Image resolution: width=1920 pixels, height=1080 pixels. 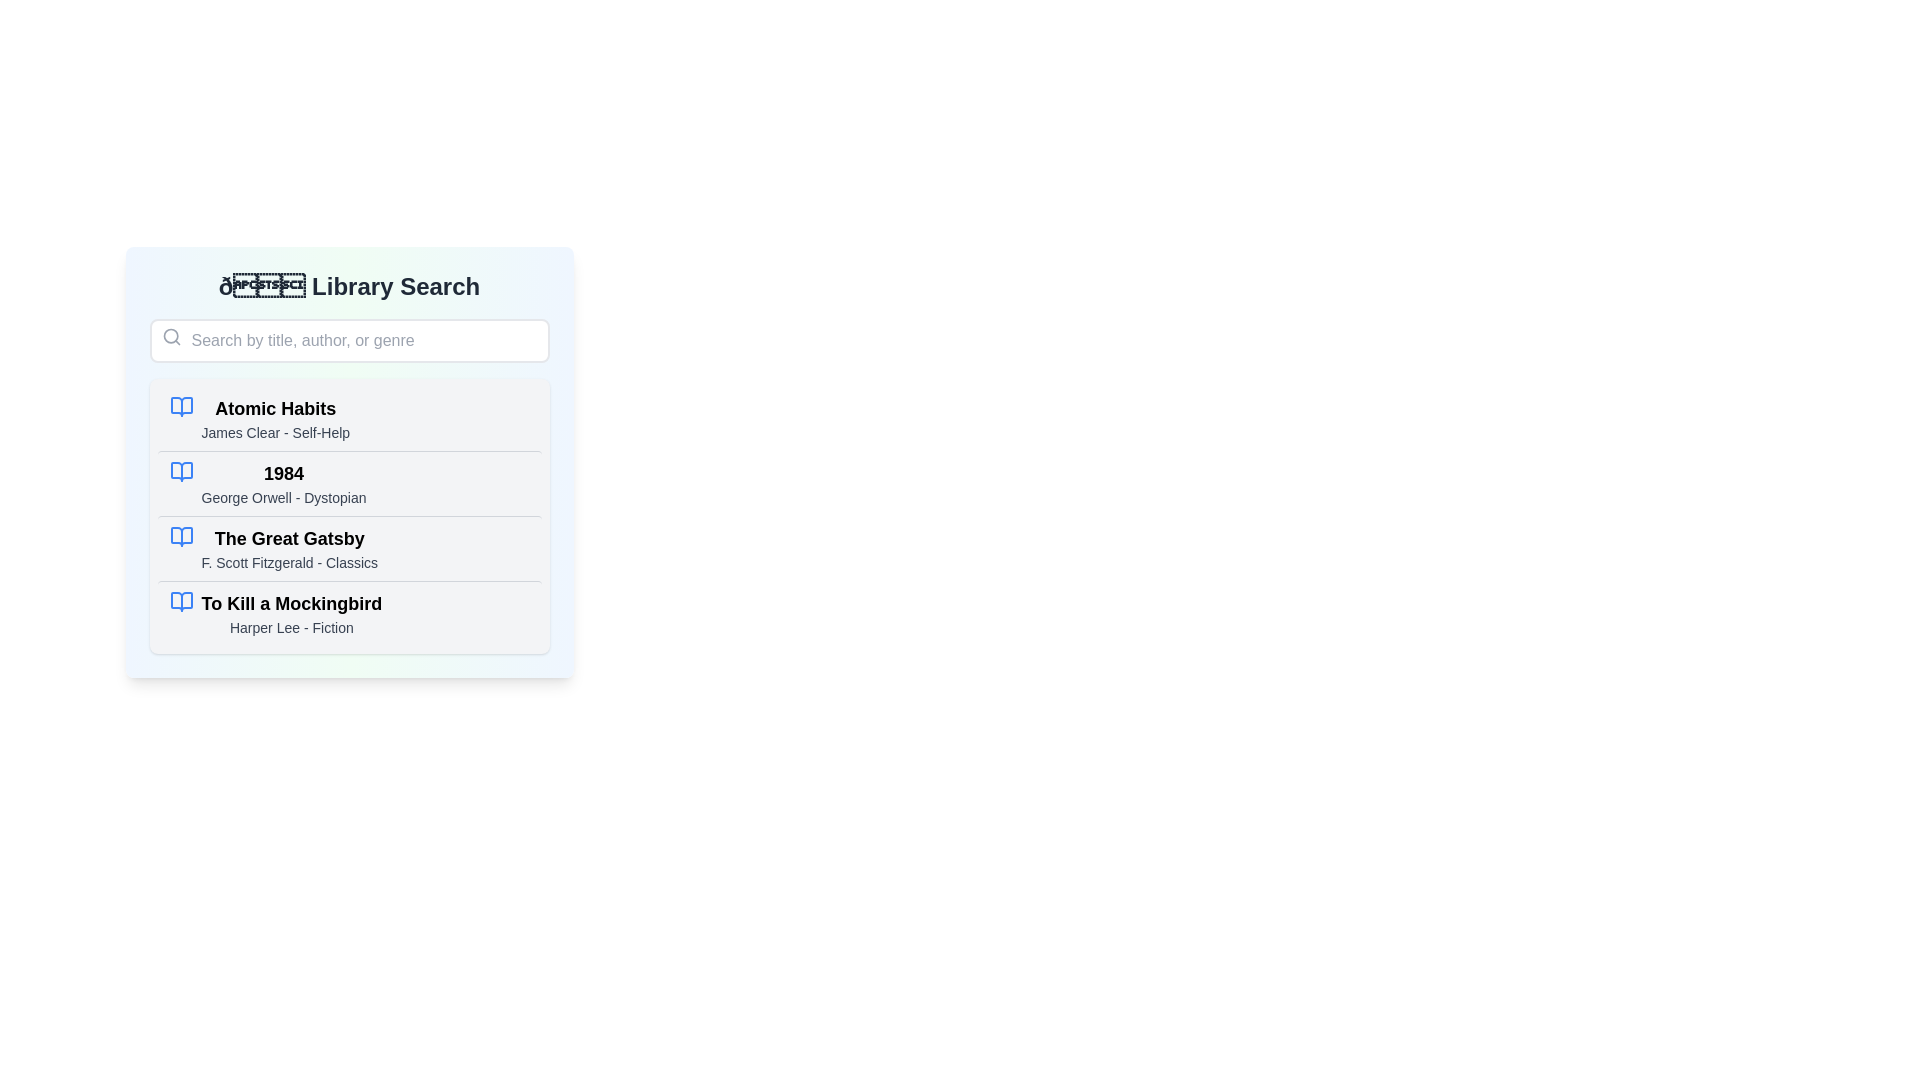 What do you see at coordinates (274, 407) in the screenshot?
I see `the title text of the library entry for 'Atomic Habits'` at bounding box center [274, 407].